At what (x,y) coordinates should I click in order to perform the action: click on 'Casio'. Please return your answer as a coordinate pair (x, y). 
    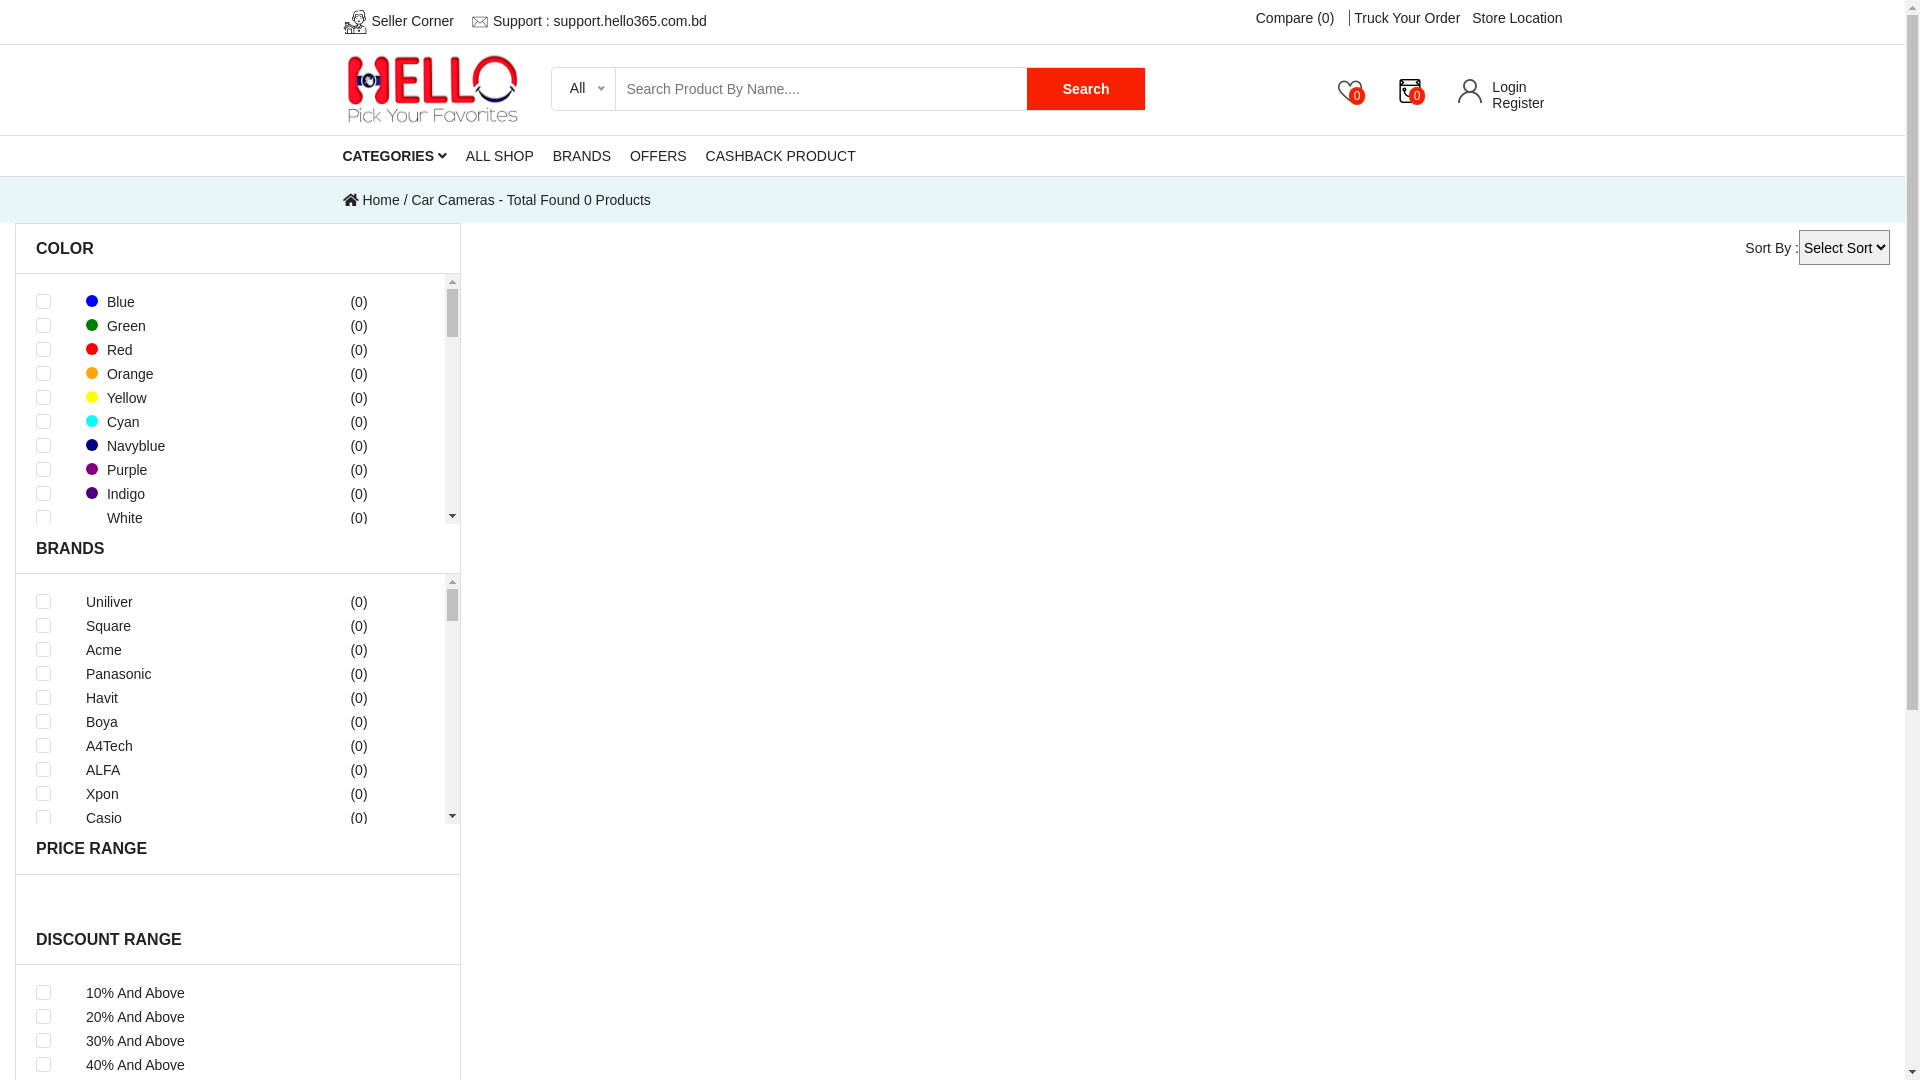
    Looking at the image, I should click on (56, 817).